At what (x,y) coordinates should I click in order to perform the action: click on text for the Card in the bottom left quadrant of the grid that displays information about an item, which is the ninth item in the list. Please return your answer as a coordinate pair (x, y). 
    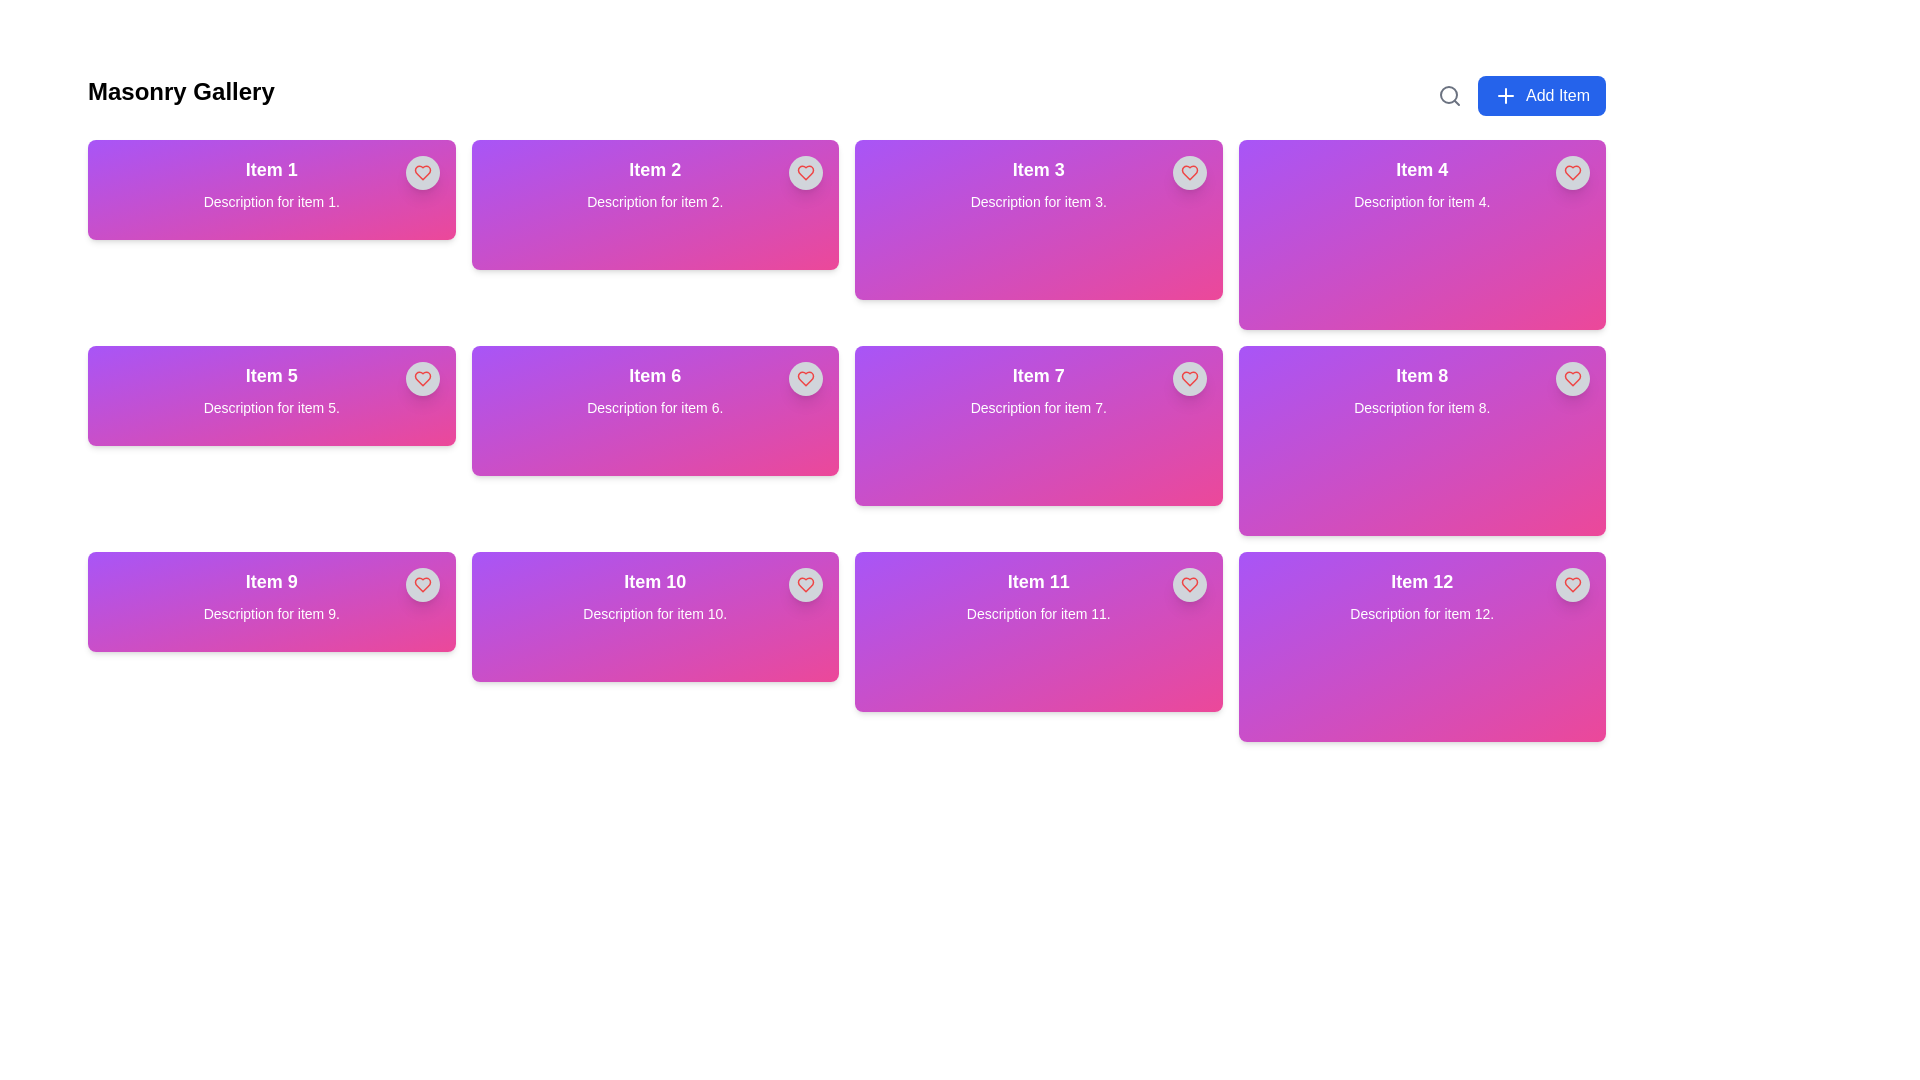
    Looking at the image, I should click on (270, 600).